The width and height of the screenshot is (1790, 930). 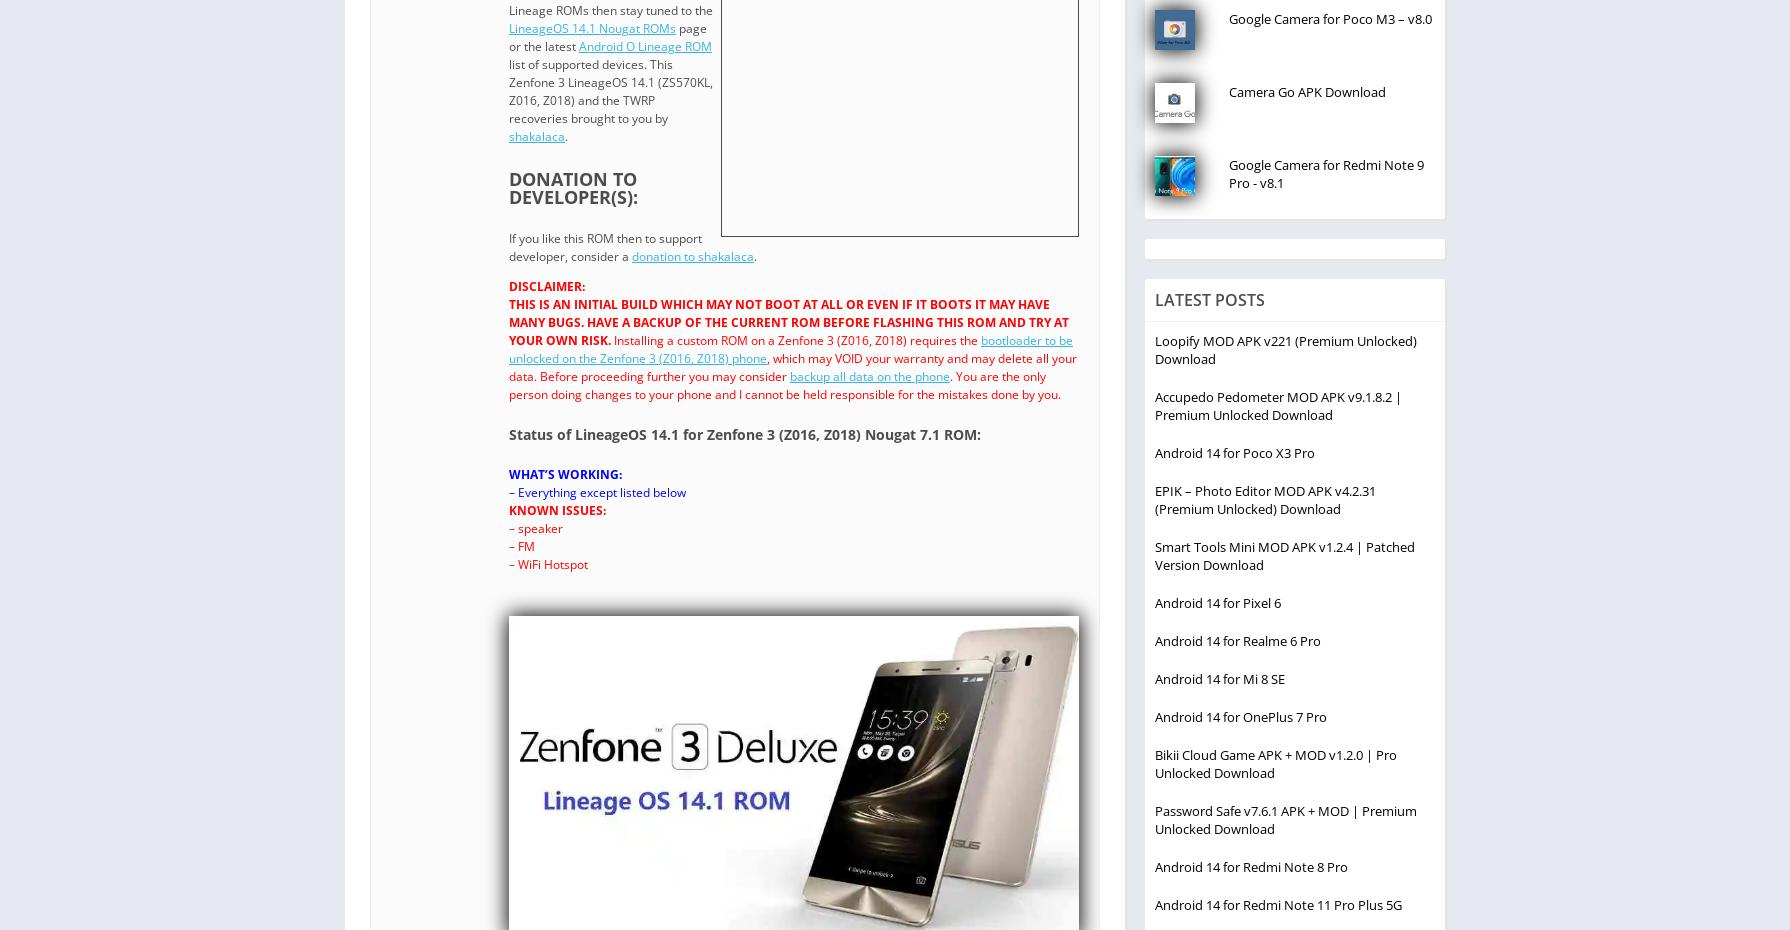 What do you see at coordinates (1275, 762) in the screenshot?
I see `'Bikii Cloud Game APK + MOD v1.2.0 | Pro Unlocked Download'` at bounding box center [1275, 762].